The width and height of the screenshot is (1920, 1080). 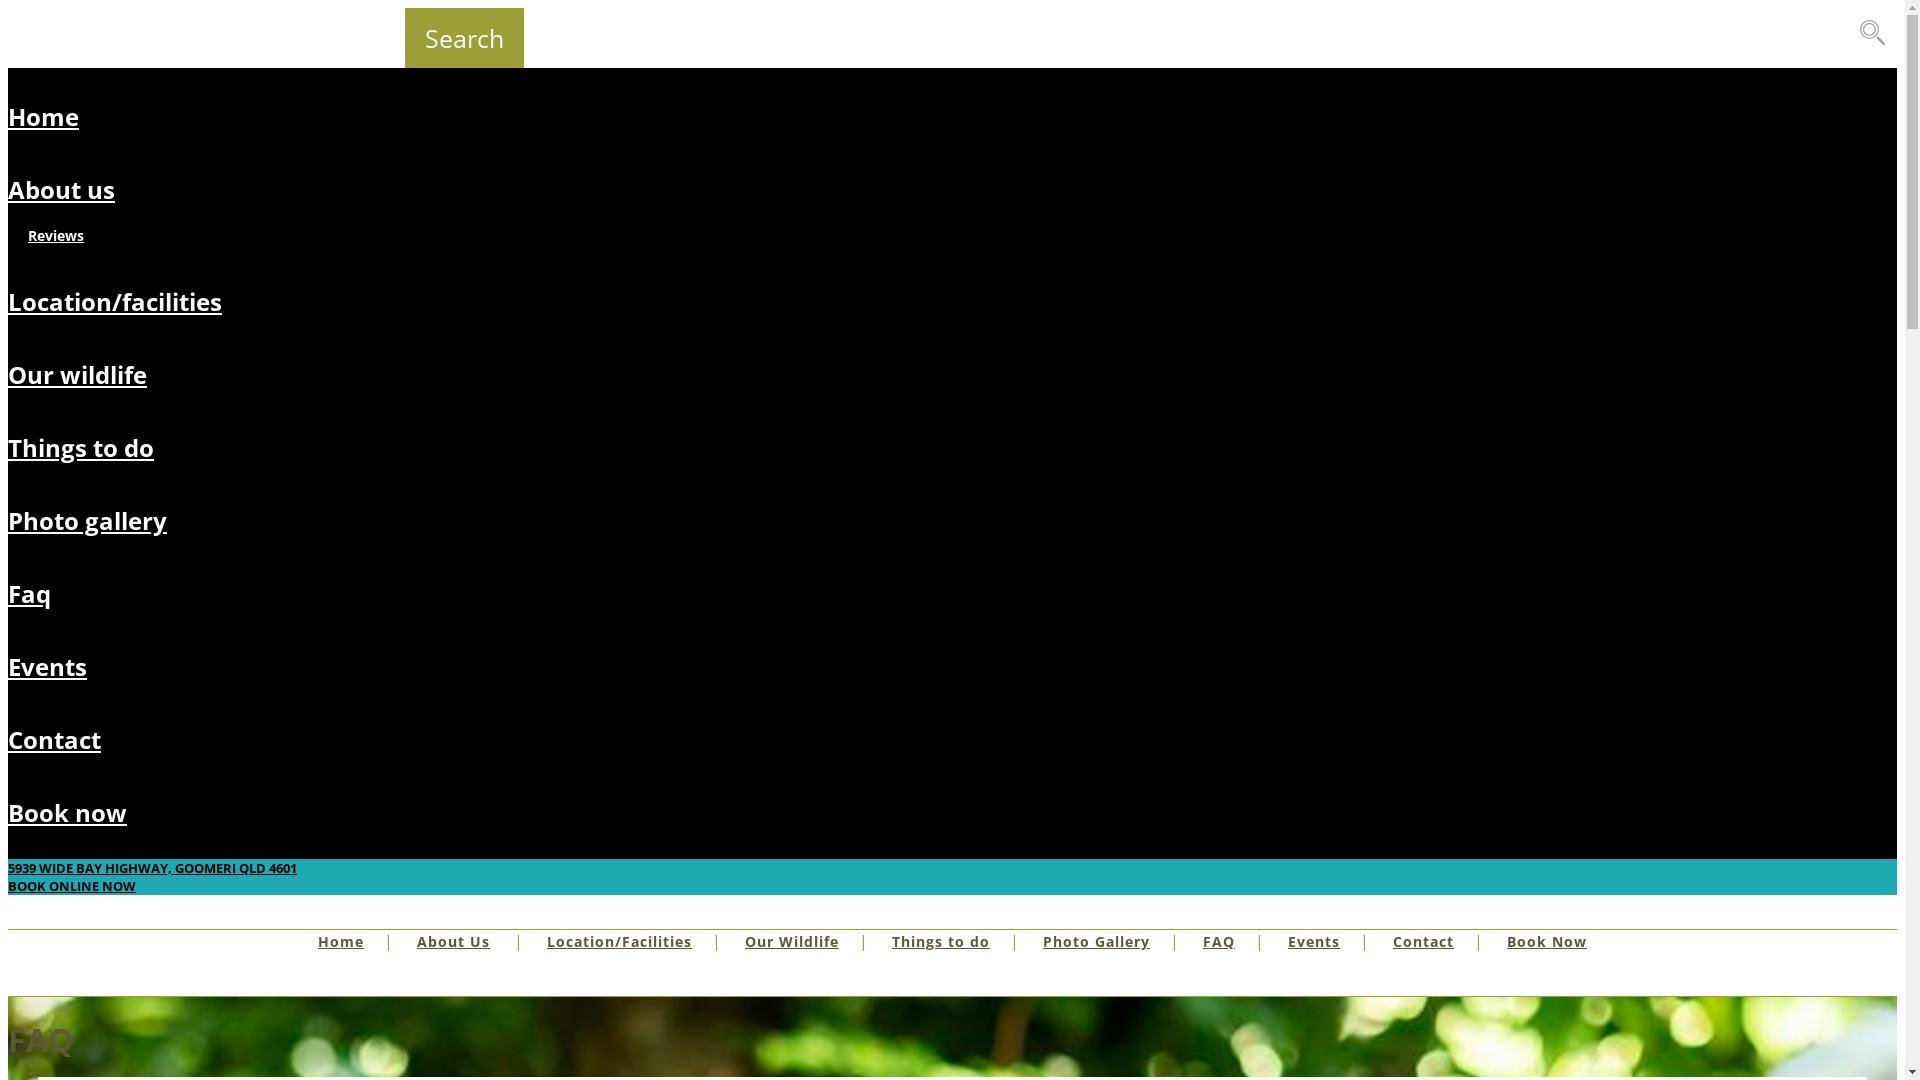 I want to click on 'About Us', so click(x=416, y=941).